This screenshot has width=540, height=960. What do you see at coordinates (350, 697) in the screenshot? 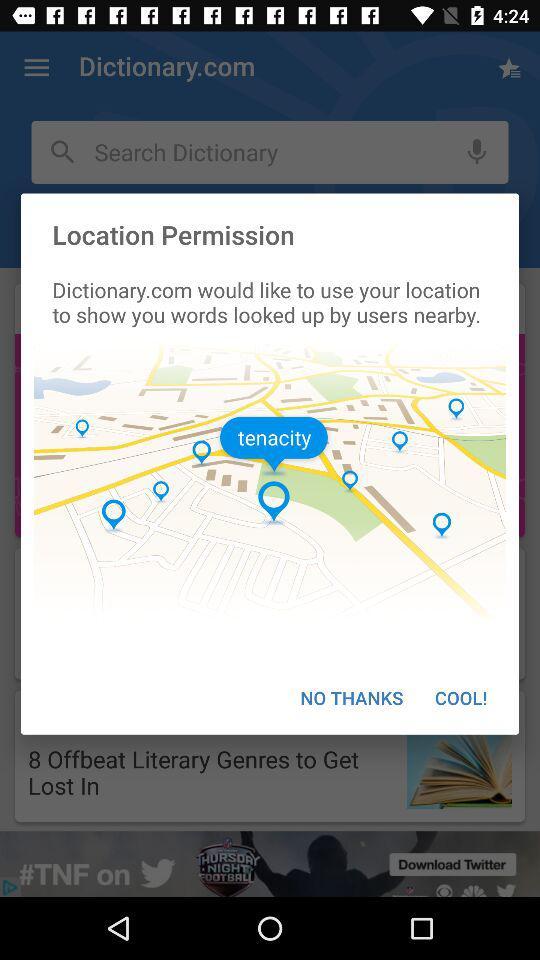
I see `the no thanks icon` at bounding box center [350, 697].